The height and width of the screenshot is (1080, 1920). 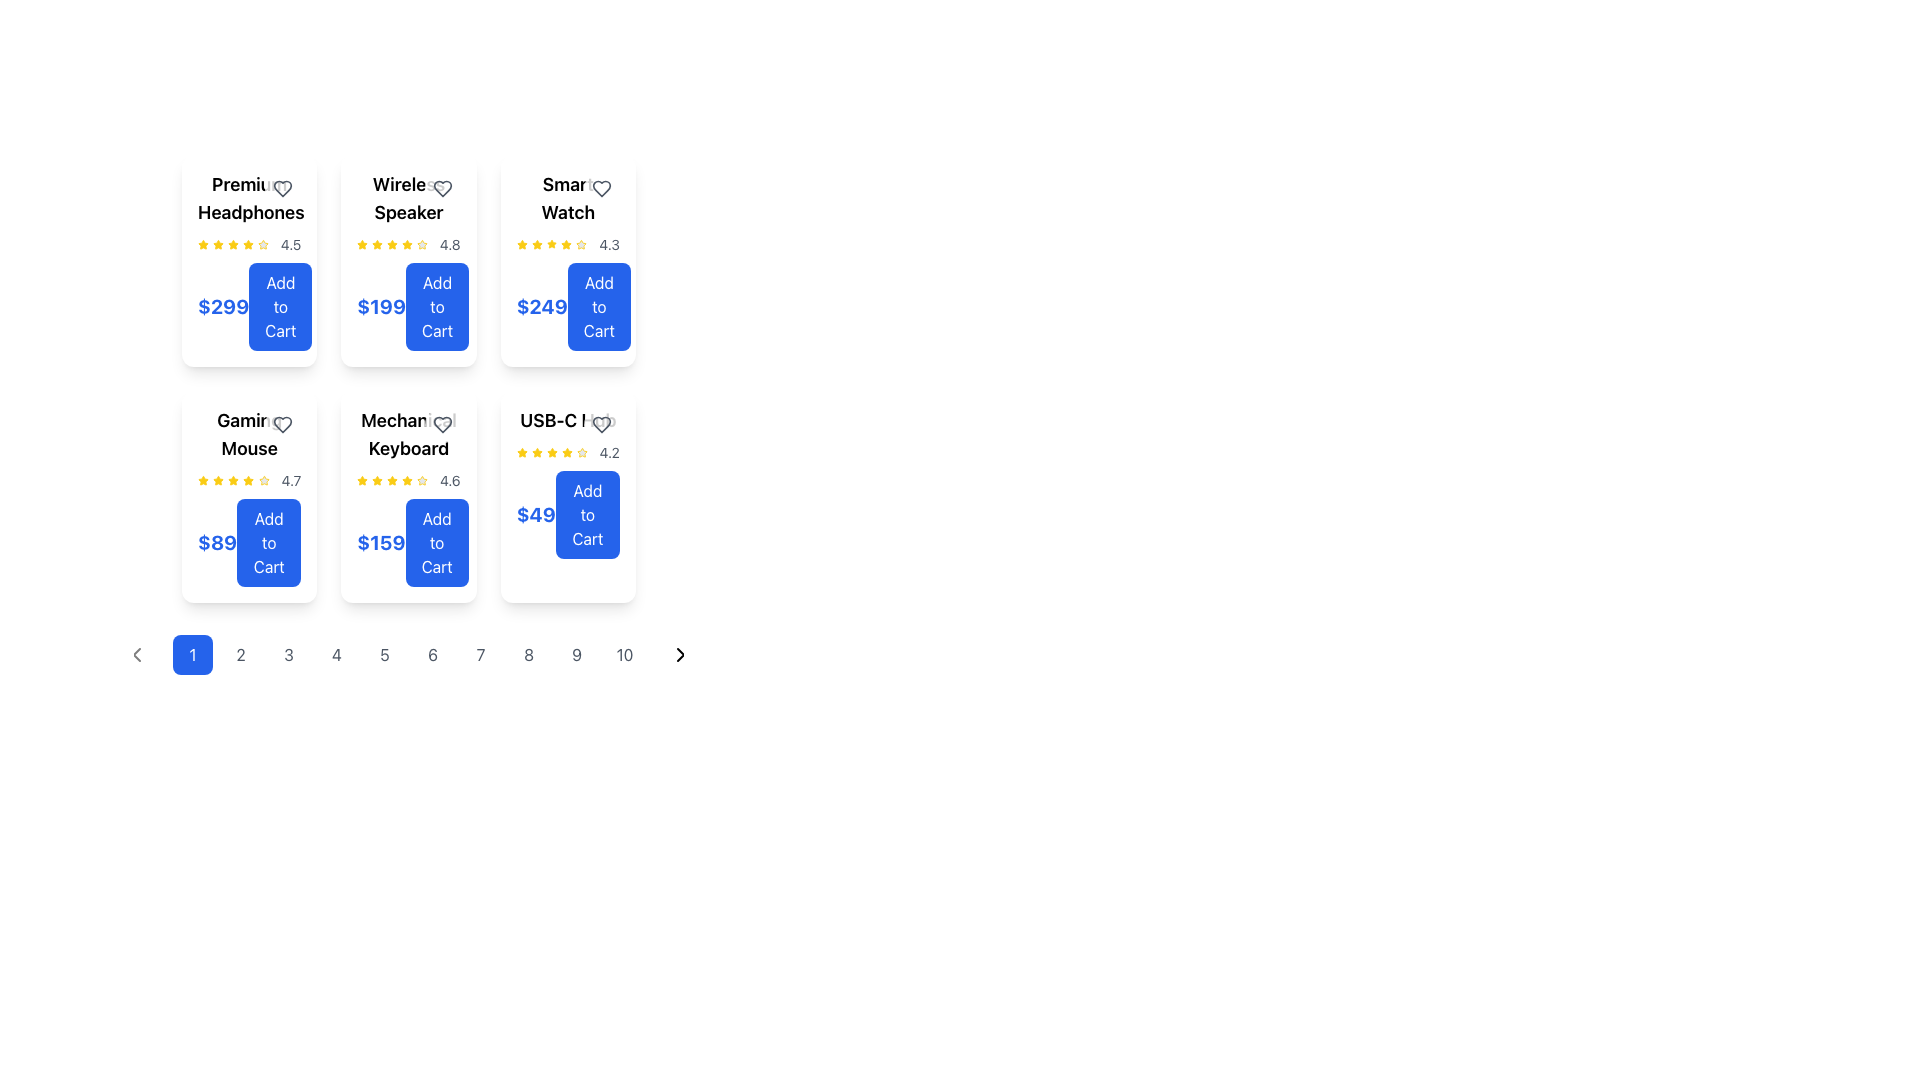 I want to click on the heart icon located in the top-right corner of the 'USB-C Hub' item box to change its color, so click(x=600, y=423).